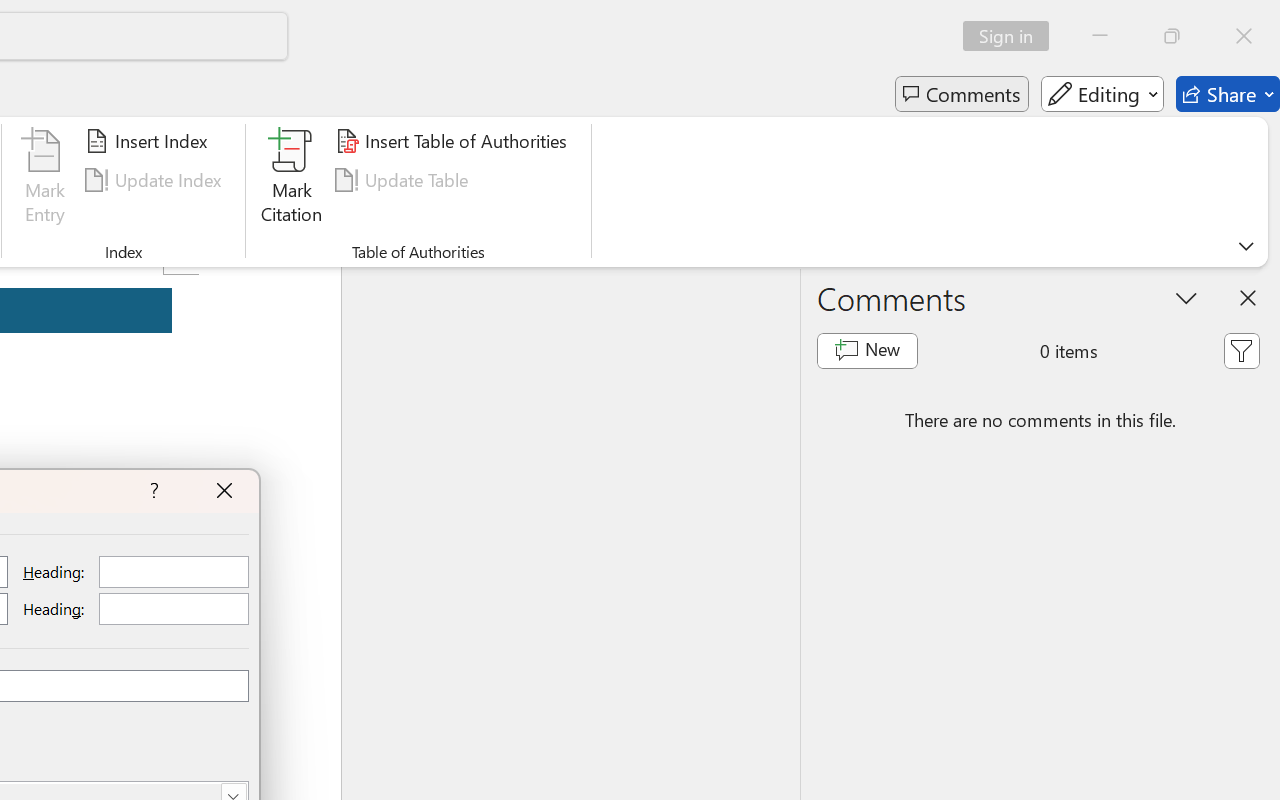 Image resolution: width=1280 pixels, height=800 pixels. What do you see at coordinates (867, 350) in the screenshot?
I see `'New comment'` at bounding box center [867, 350].